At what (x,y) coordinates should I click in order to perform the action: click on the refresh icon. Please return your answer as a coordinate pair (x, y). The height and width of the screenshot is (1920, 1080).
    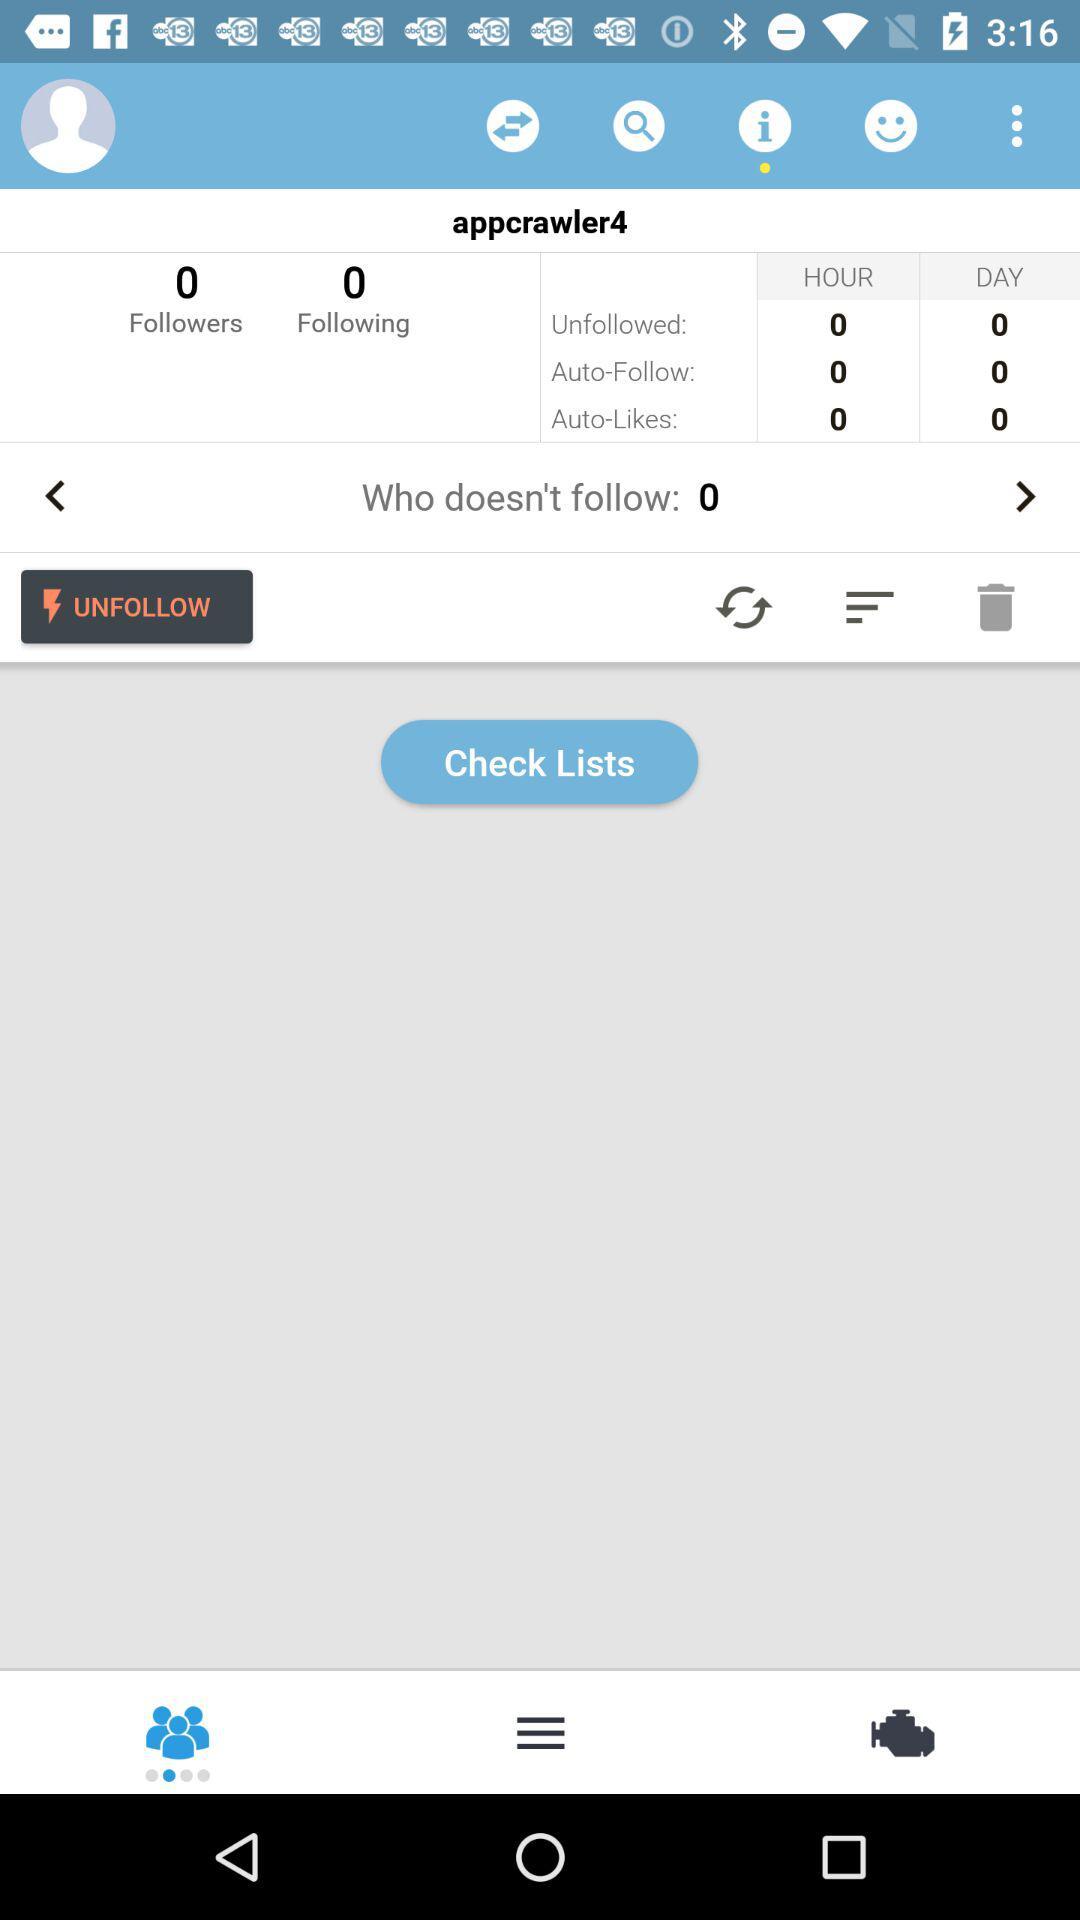
    Looking at the image, I should click on (744, 606).